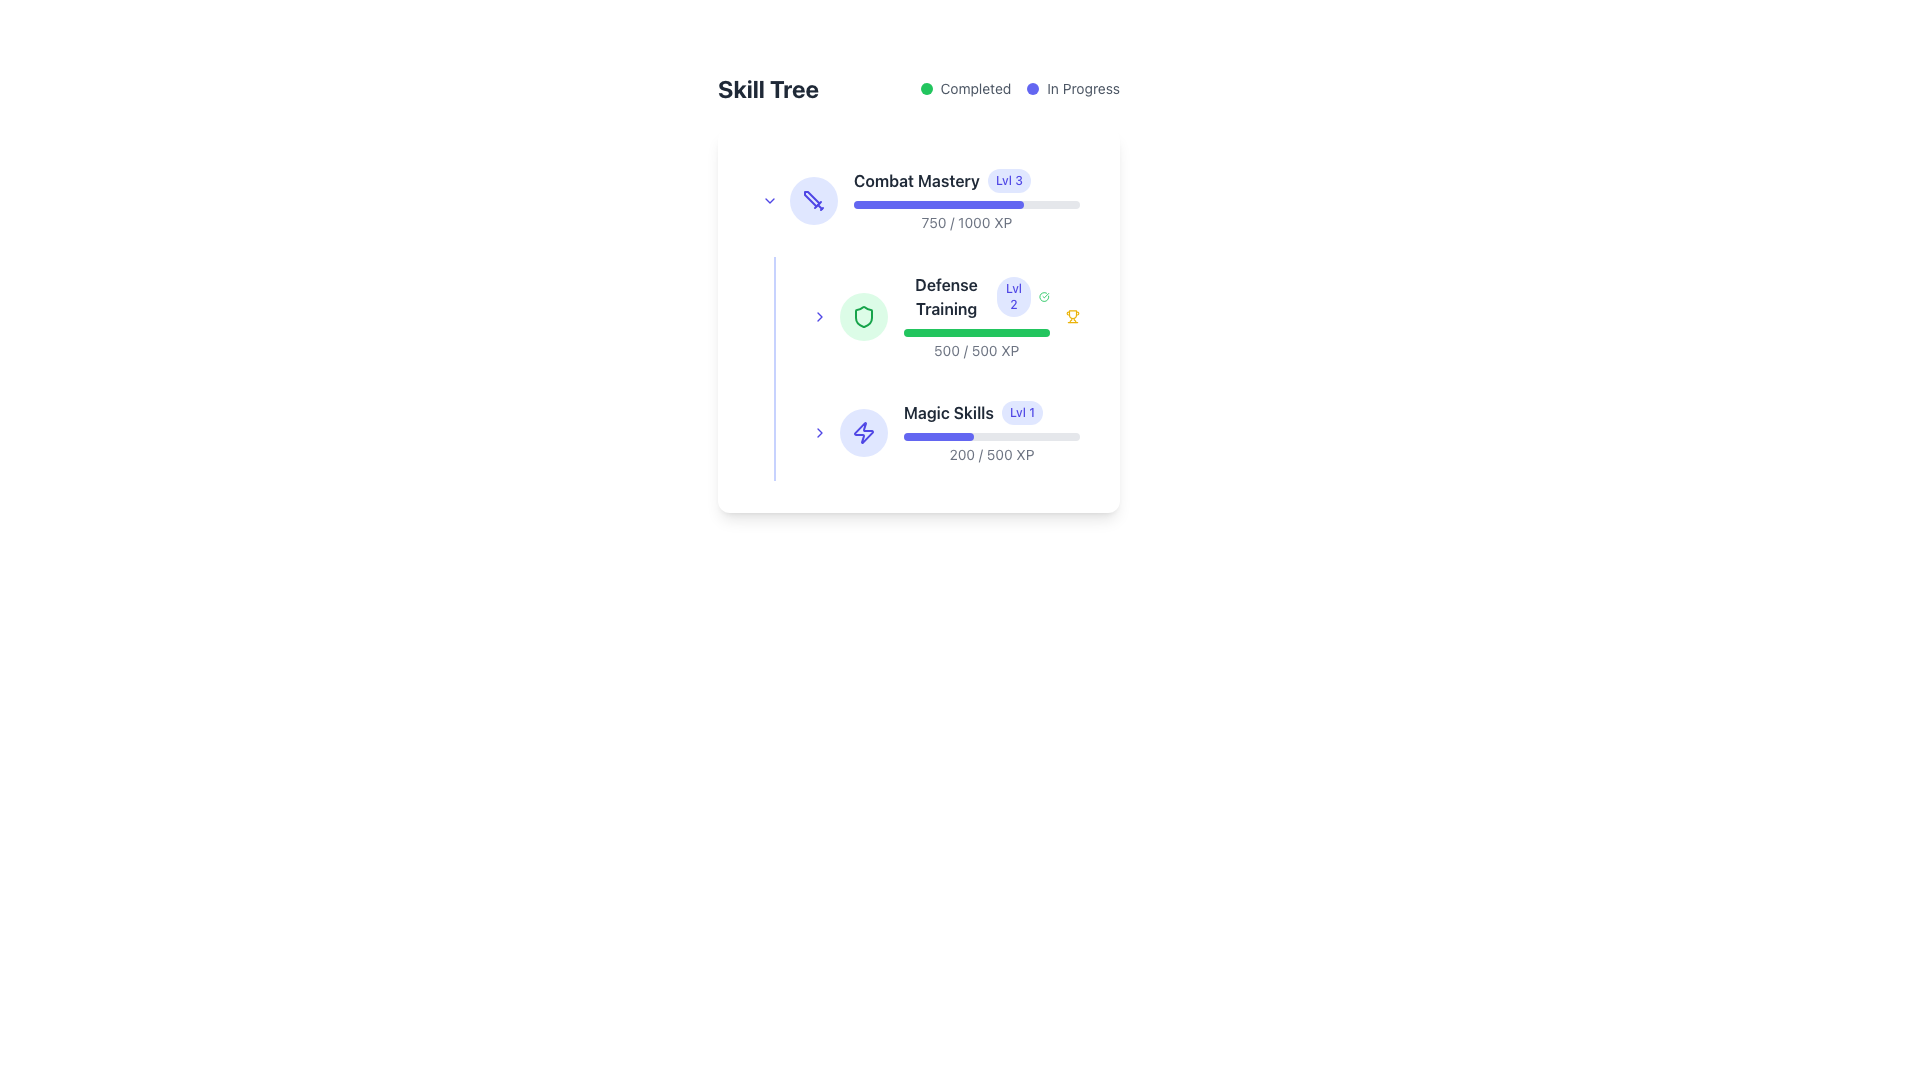 The image size is (1920, 1080). Describe the element at coordinates (767, 87) in the screenshot. I see `displayed text of the prominent bold heading that says 'Skill Tree', located at the top-left corner of the interface` at that location.